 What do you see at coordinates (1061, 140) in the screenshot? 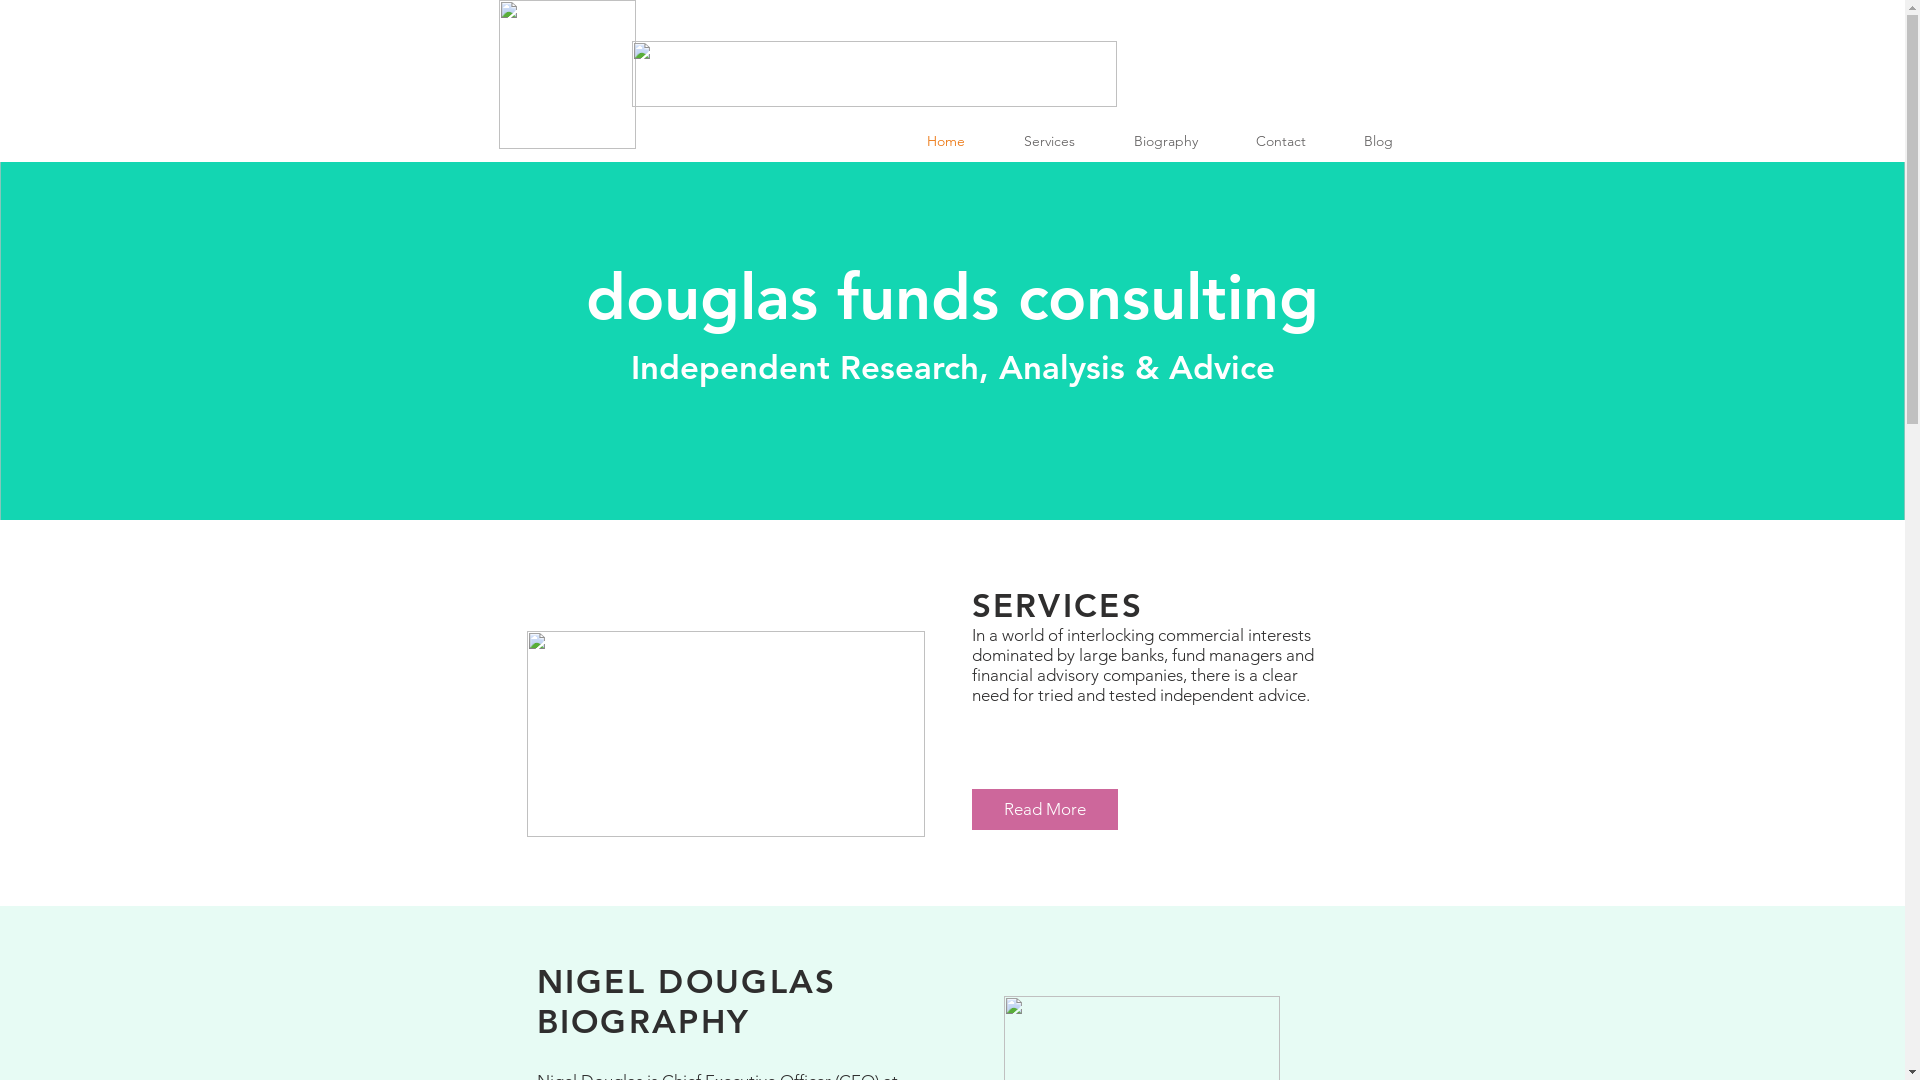
I see `'Services'` at bounding box center [1061, 140].